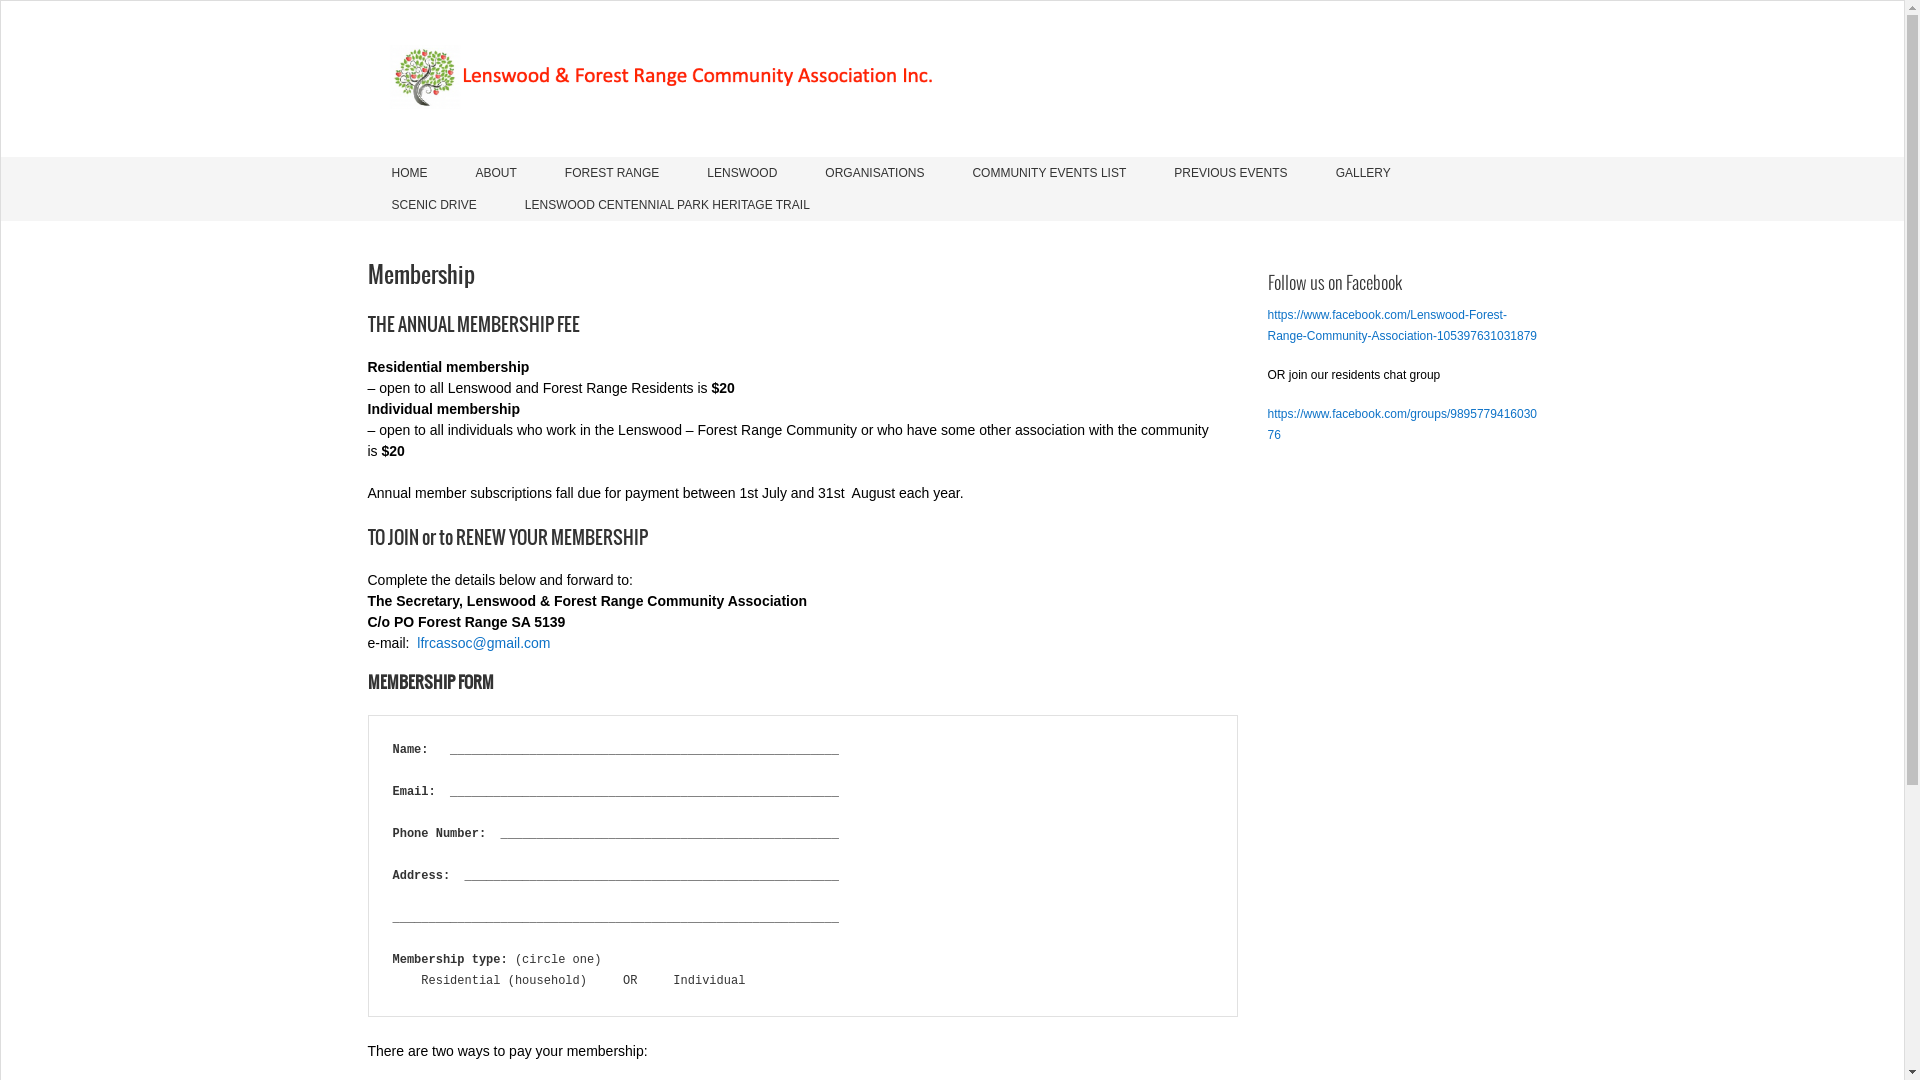 The height and width of the screenshot is (1080, 1920). Describe the element at coordinates (1150, 172) in the screenshot. I see `'PREVIOUS EVENTS'` at that location.